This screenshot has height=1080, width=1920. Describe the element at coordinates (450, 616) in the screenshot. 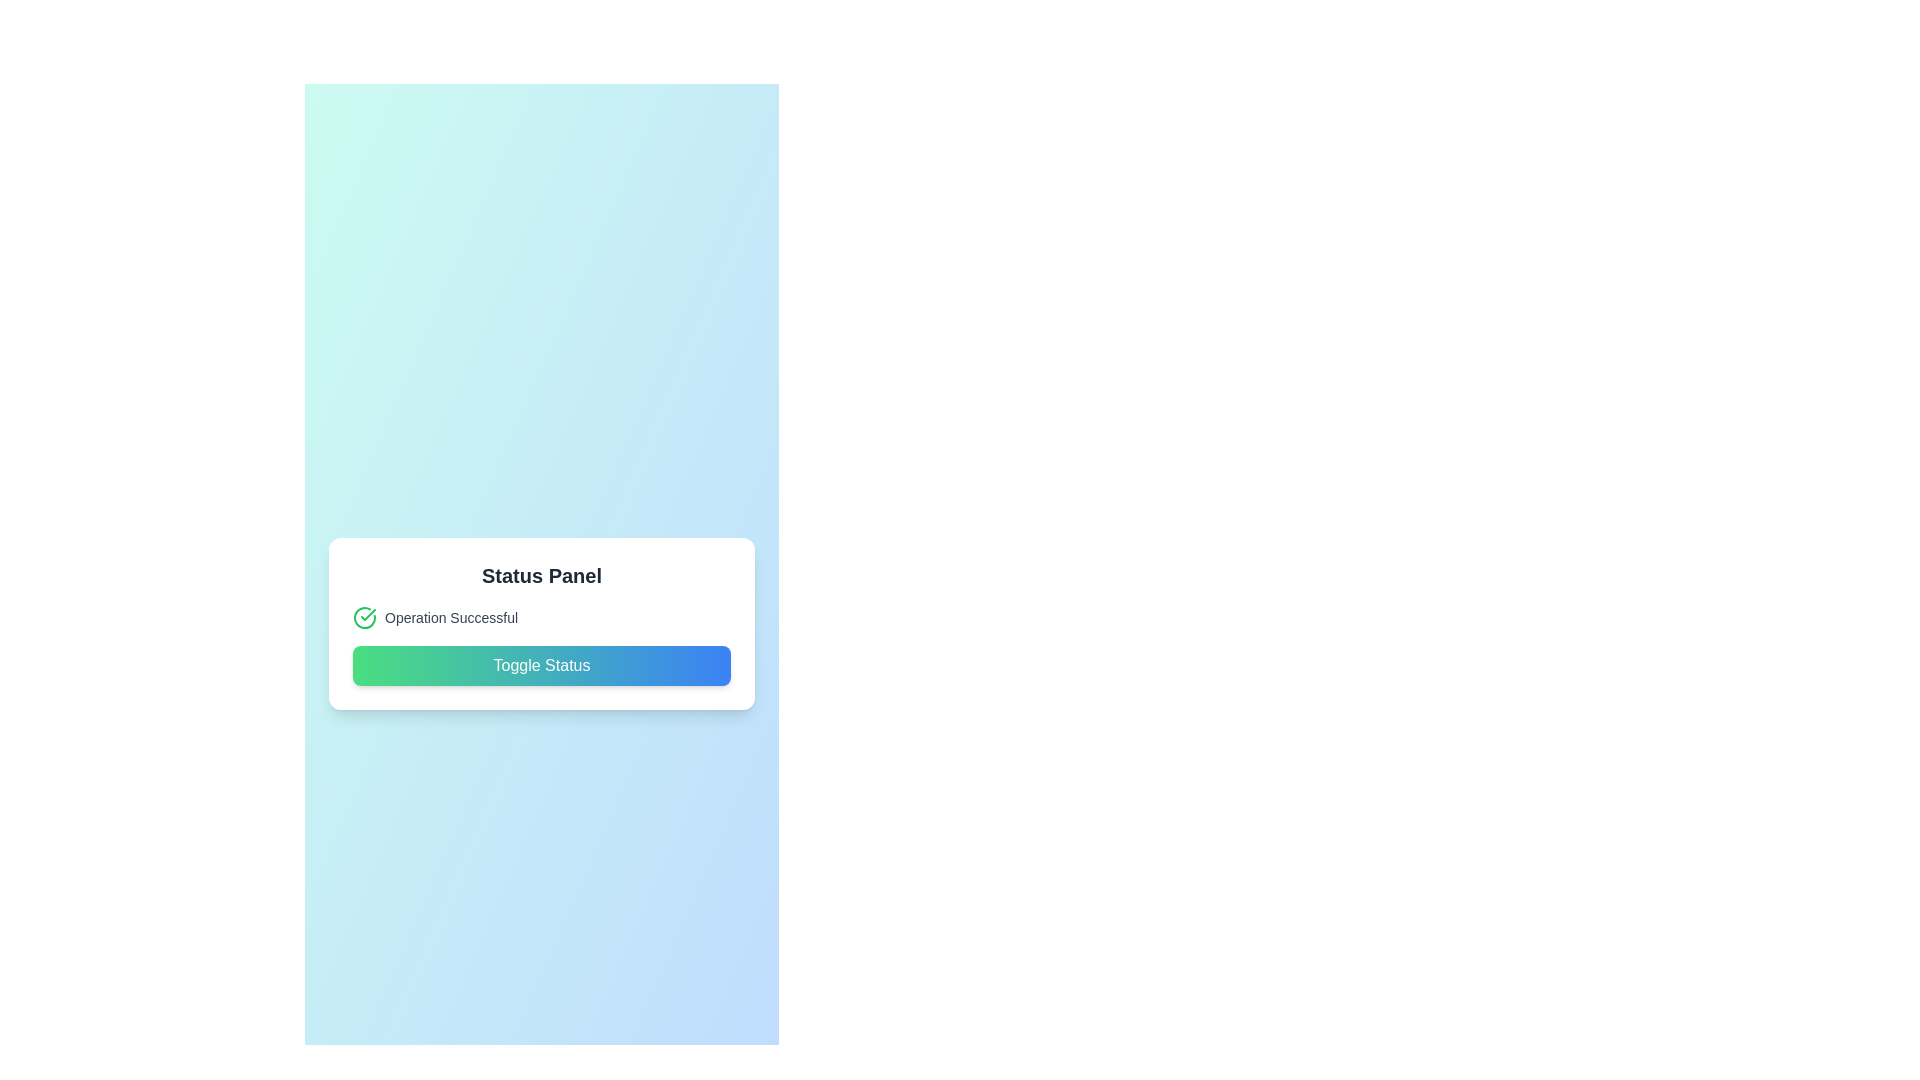

I see `the static text label conveying a successful operation message, located in the 'Status Panel' card, aligned with a green check-circle icon and above a 'Toggle Status' button` at that location.